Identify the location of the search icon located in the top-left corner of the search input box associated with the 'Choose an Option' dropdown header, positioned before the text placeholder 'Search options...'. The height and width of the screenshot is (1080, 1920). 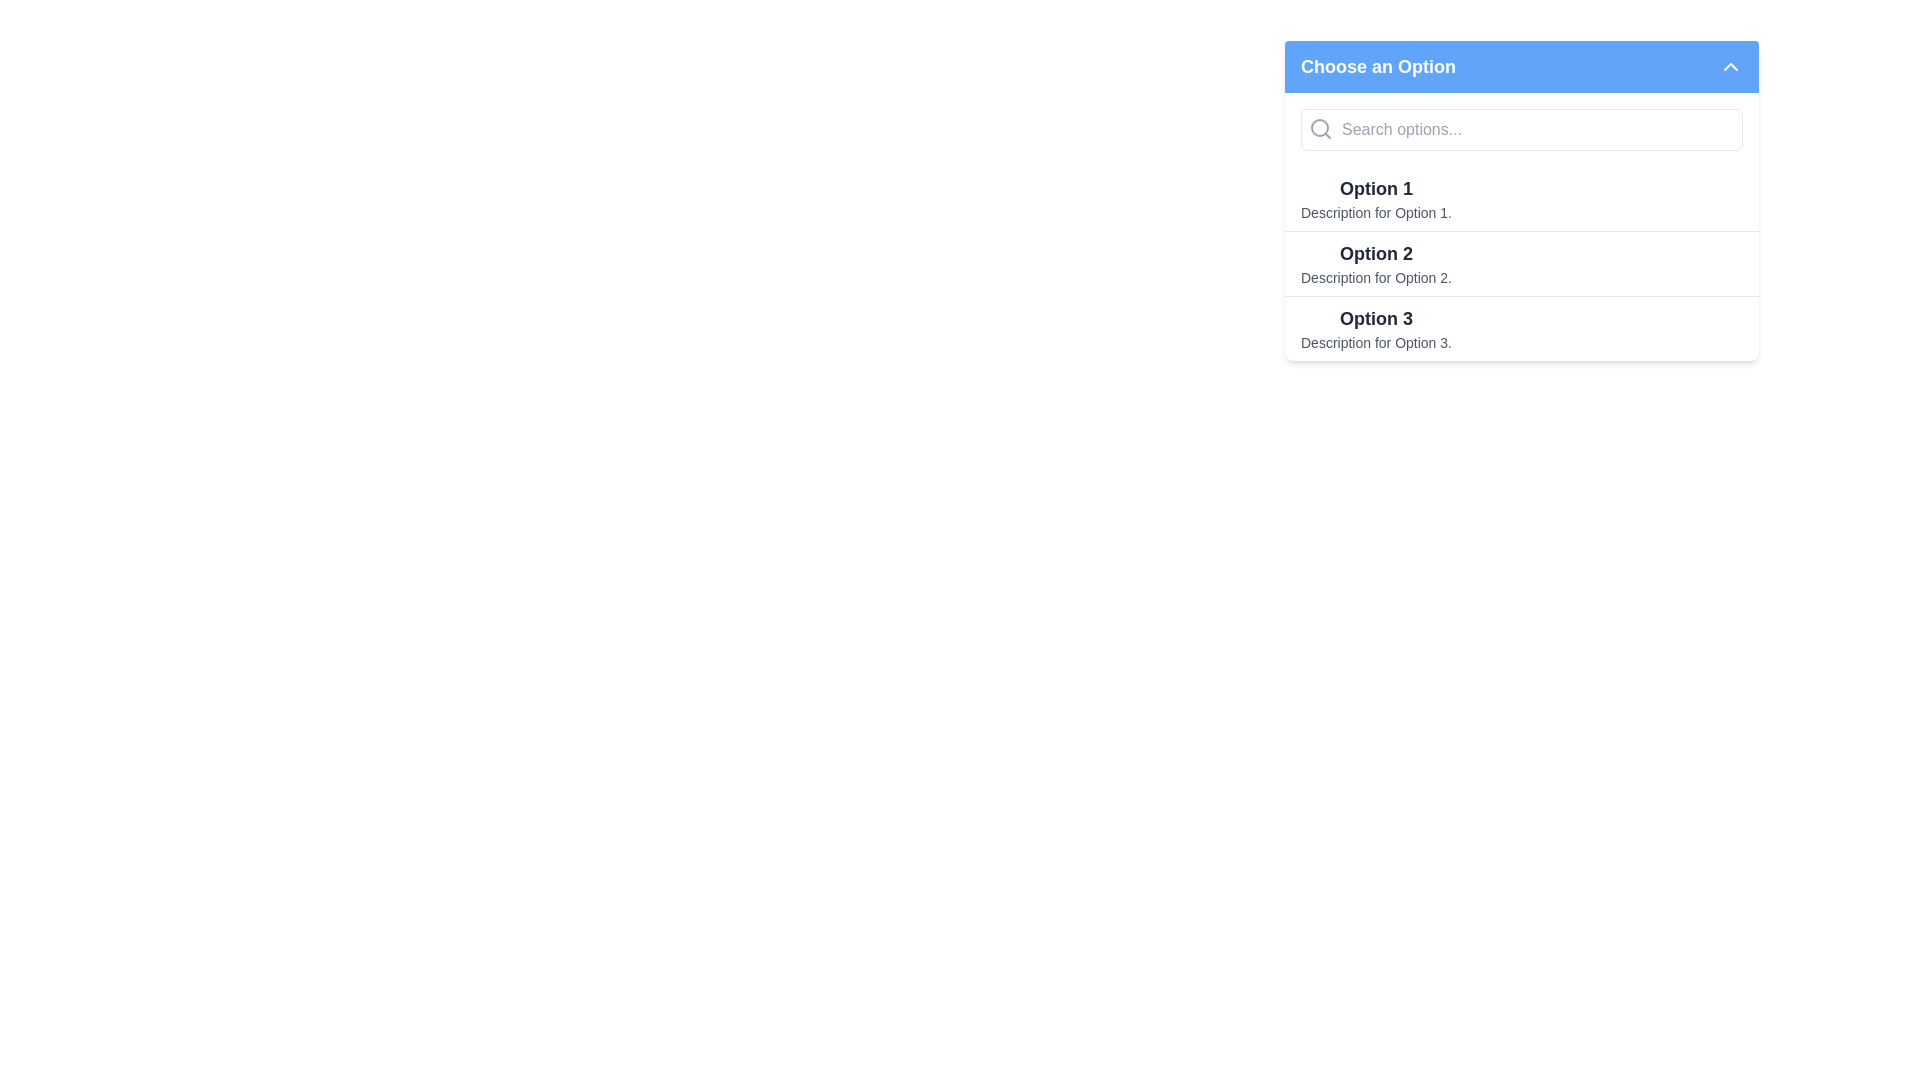
(1320, 128).